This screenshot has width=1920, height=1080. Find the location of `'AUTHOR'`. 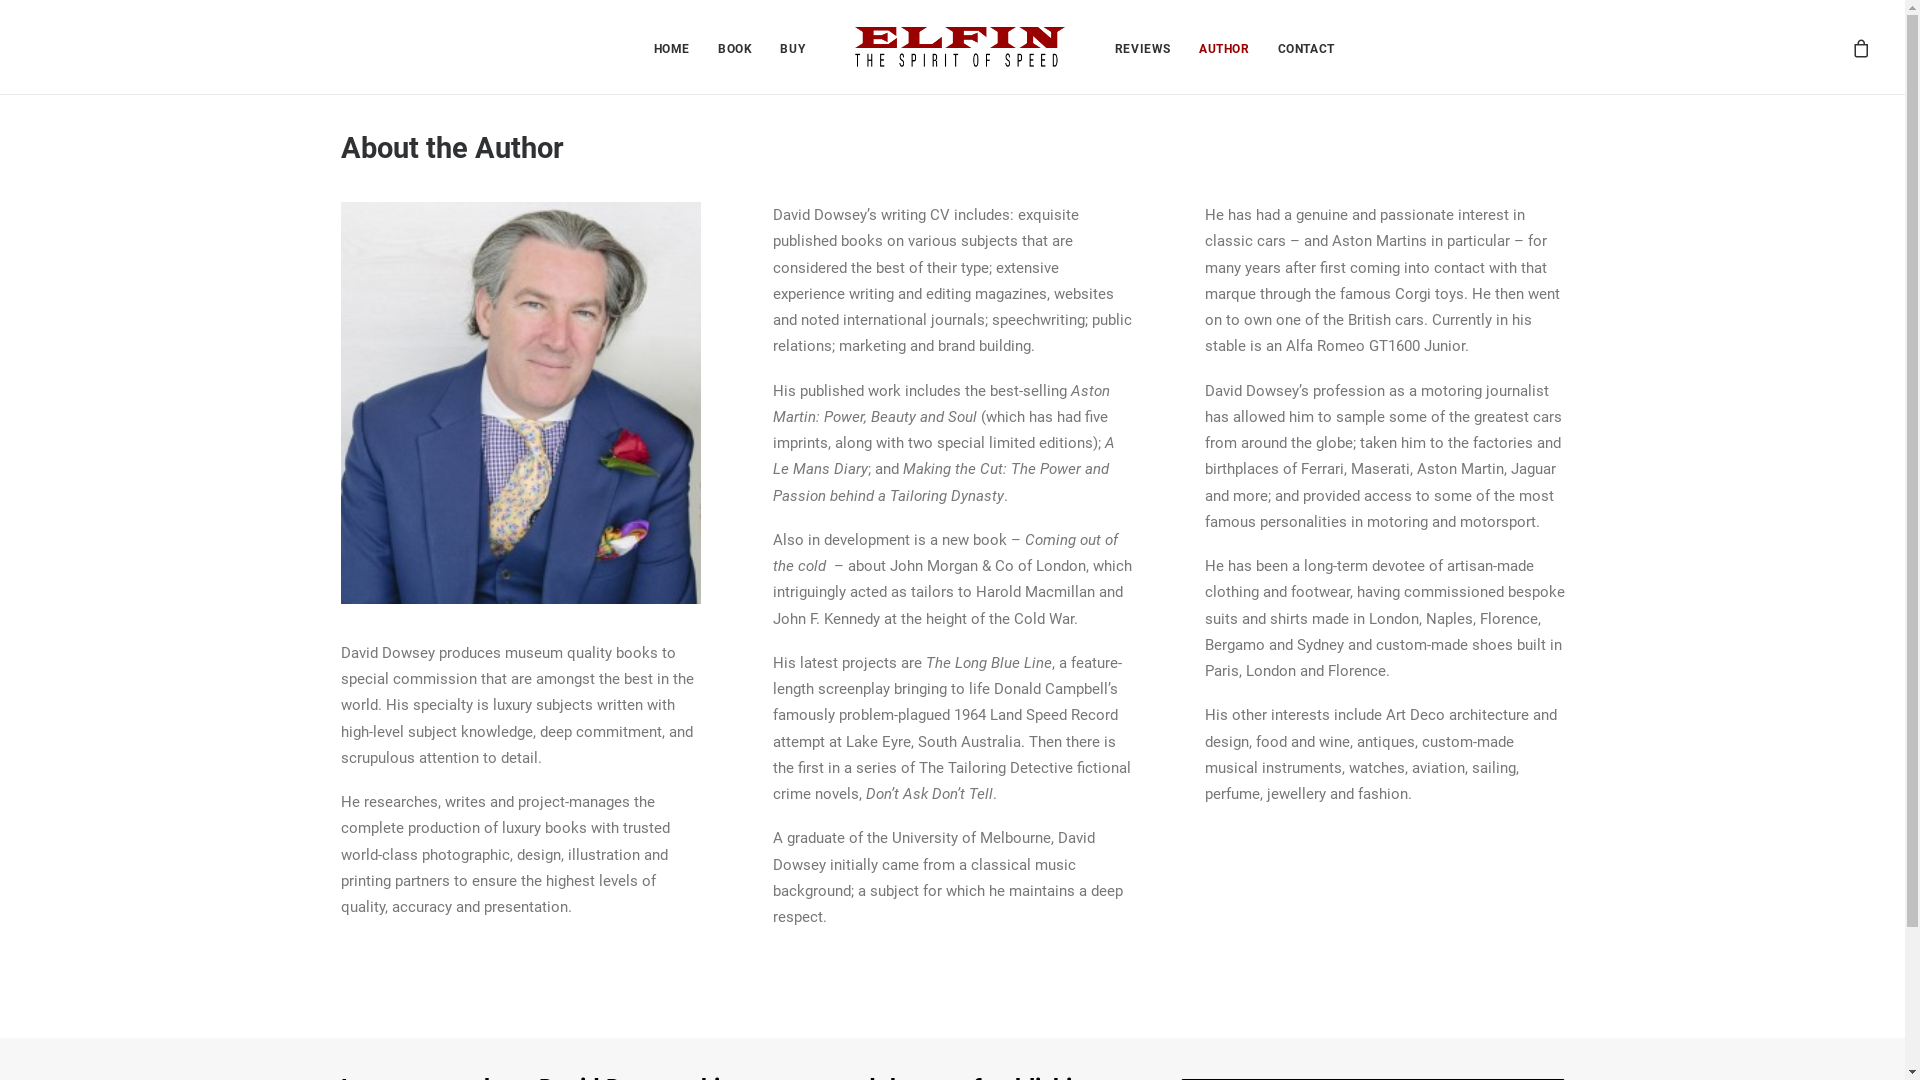

'AUTHOR' is located at coordinates (1223, 45).